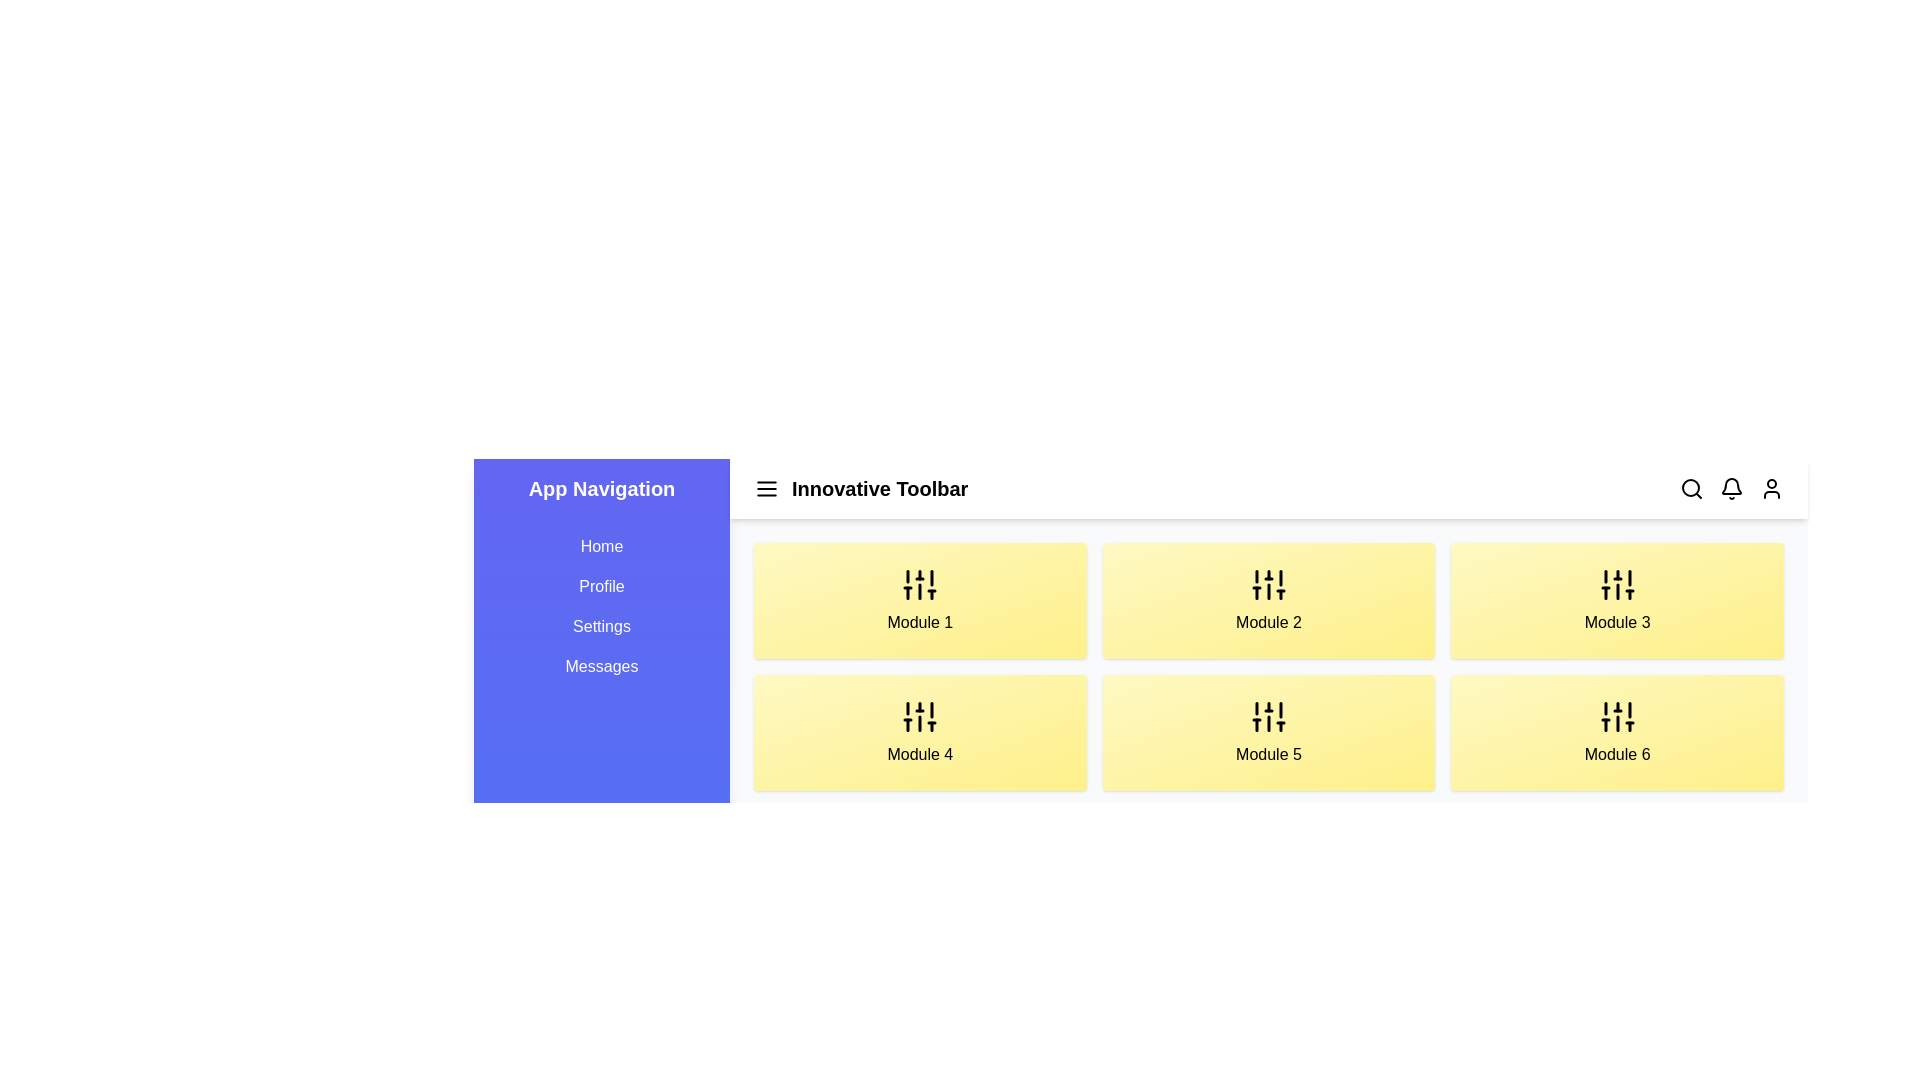  What do you see at coordinates (600, 585) in the screenshot?
I see `the navigation link labeled Profile` at bounding box center [600, 585].